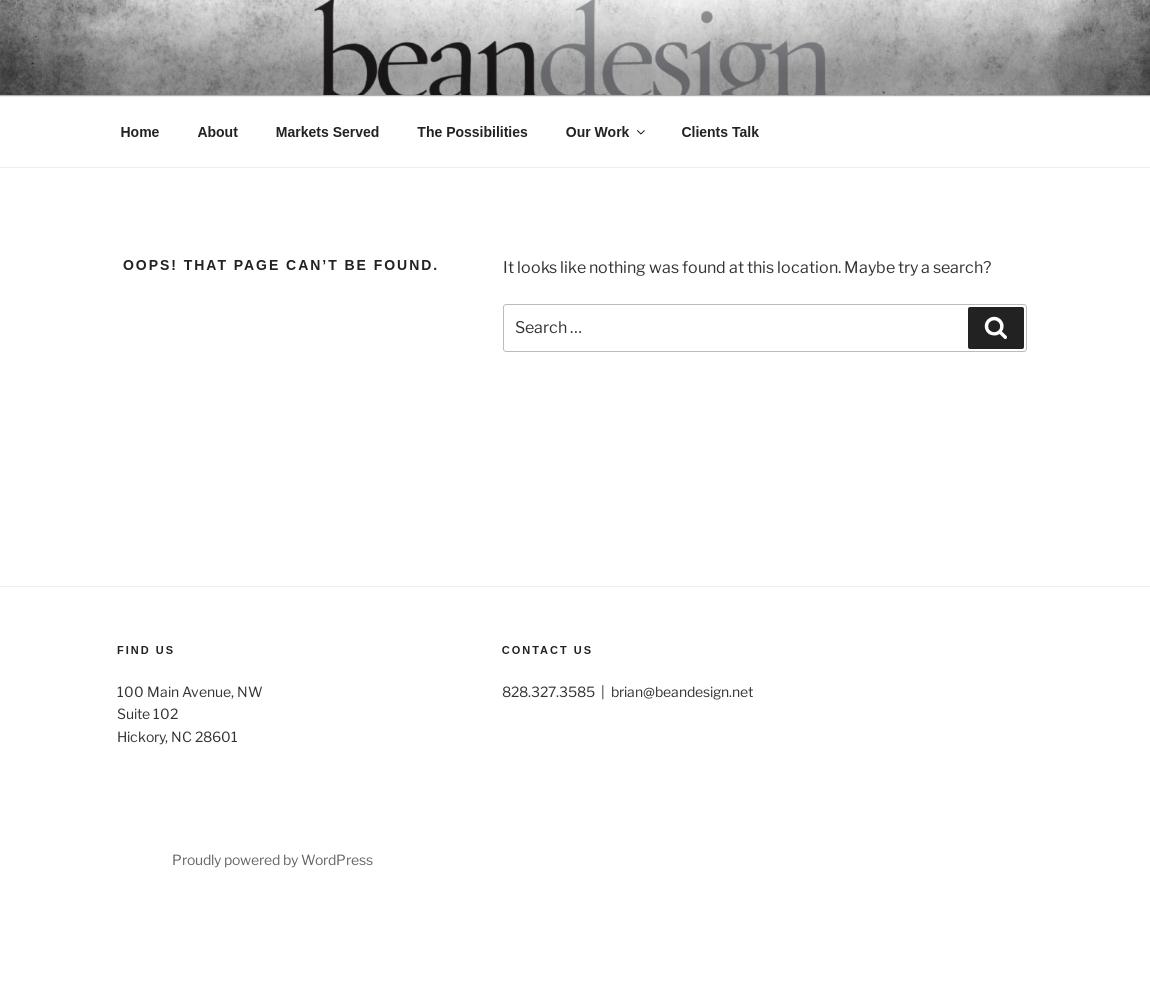 Image resolution: width=1150 pixels, height=1000 pixels. Describe the element at coordinates (625, 689) in the screenshot. I see `'828.327.3585  |  brian@beandesign.net'` at that location.